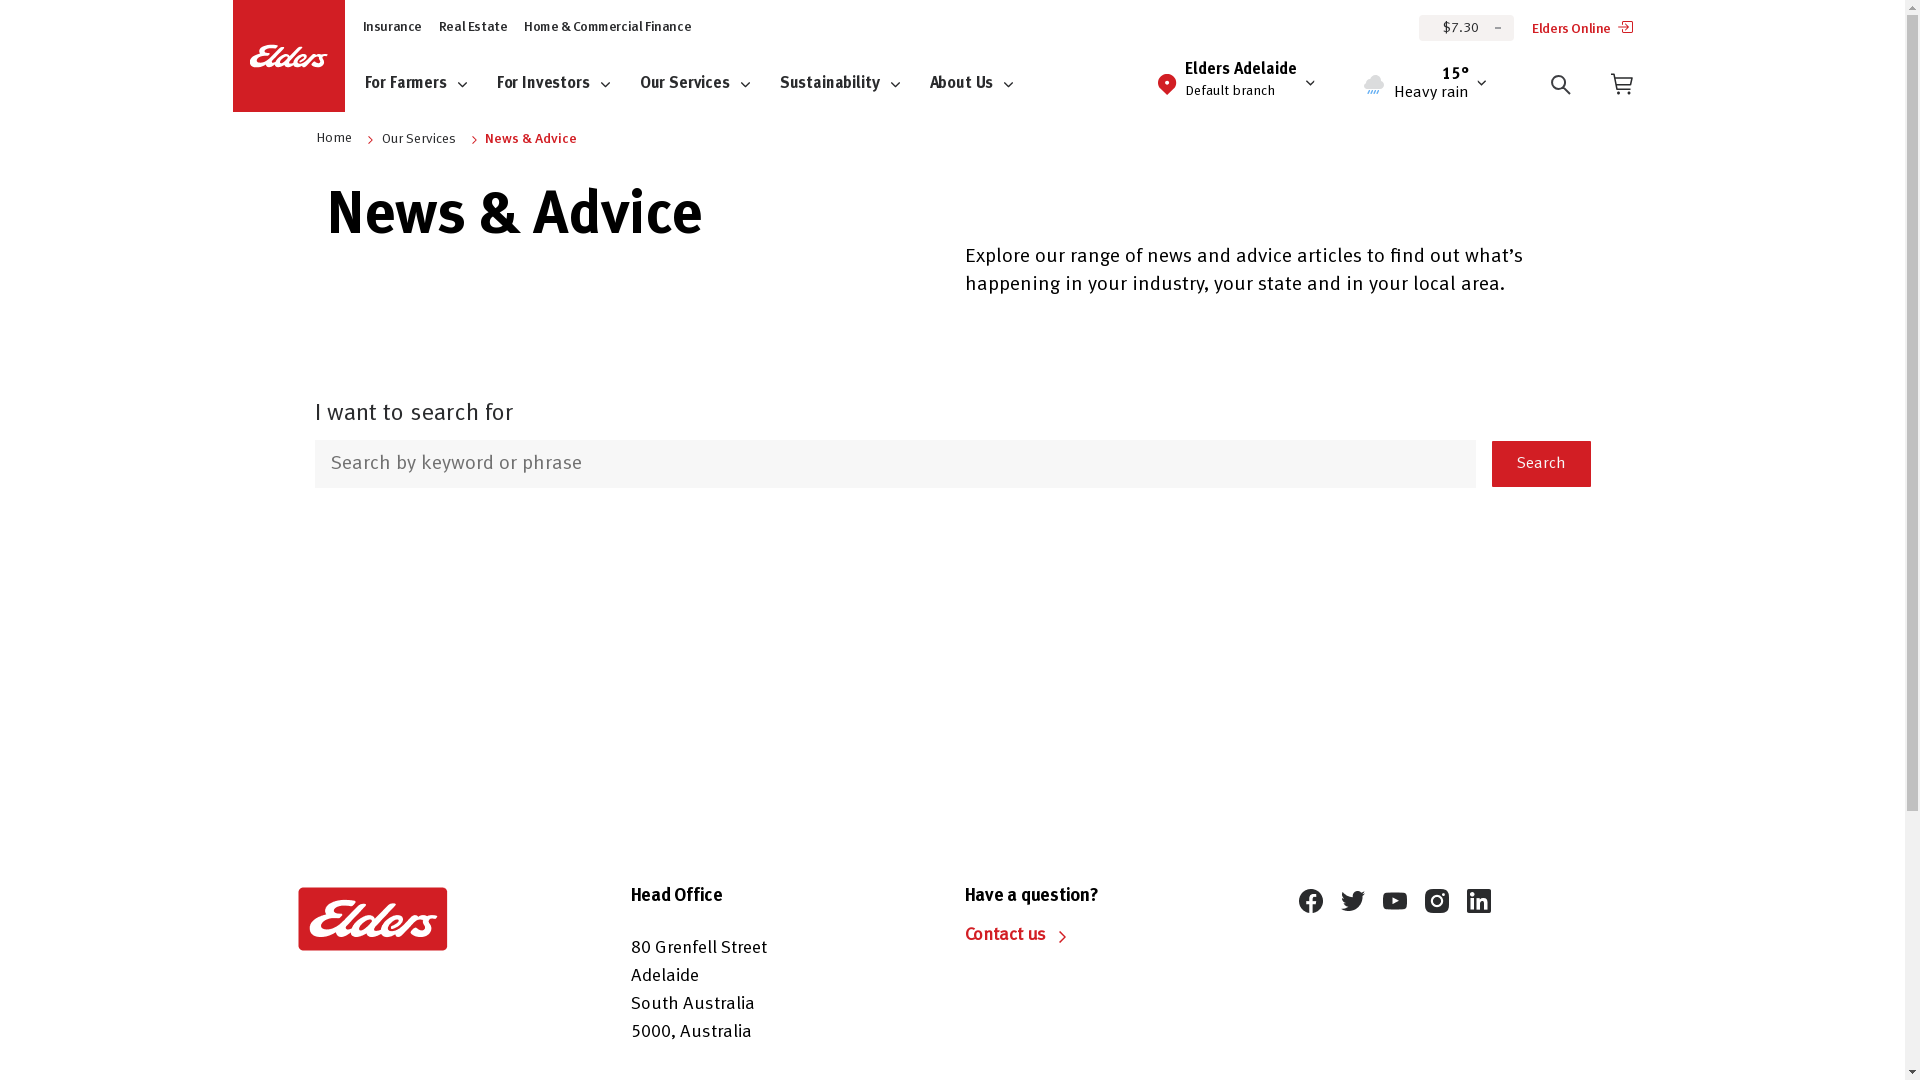 The height and width of the screenshot is (1080, 1920). What do you see at coordinates (522, 27) in the screenshot?
I see `'Home & Commercial Finance'` at bounding box center [522, 27].